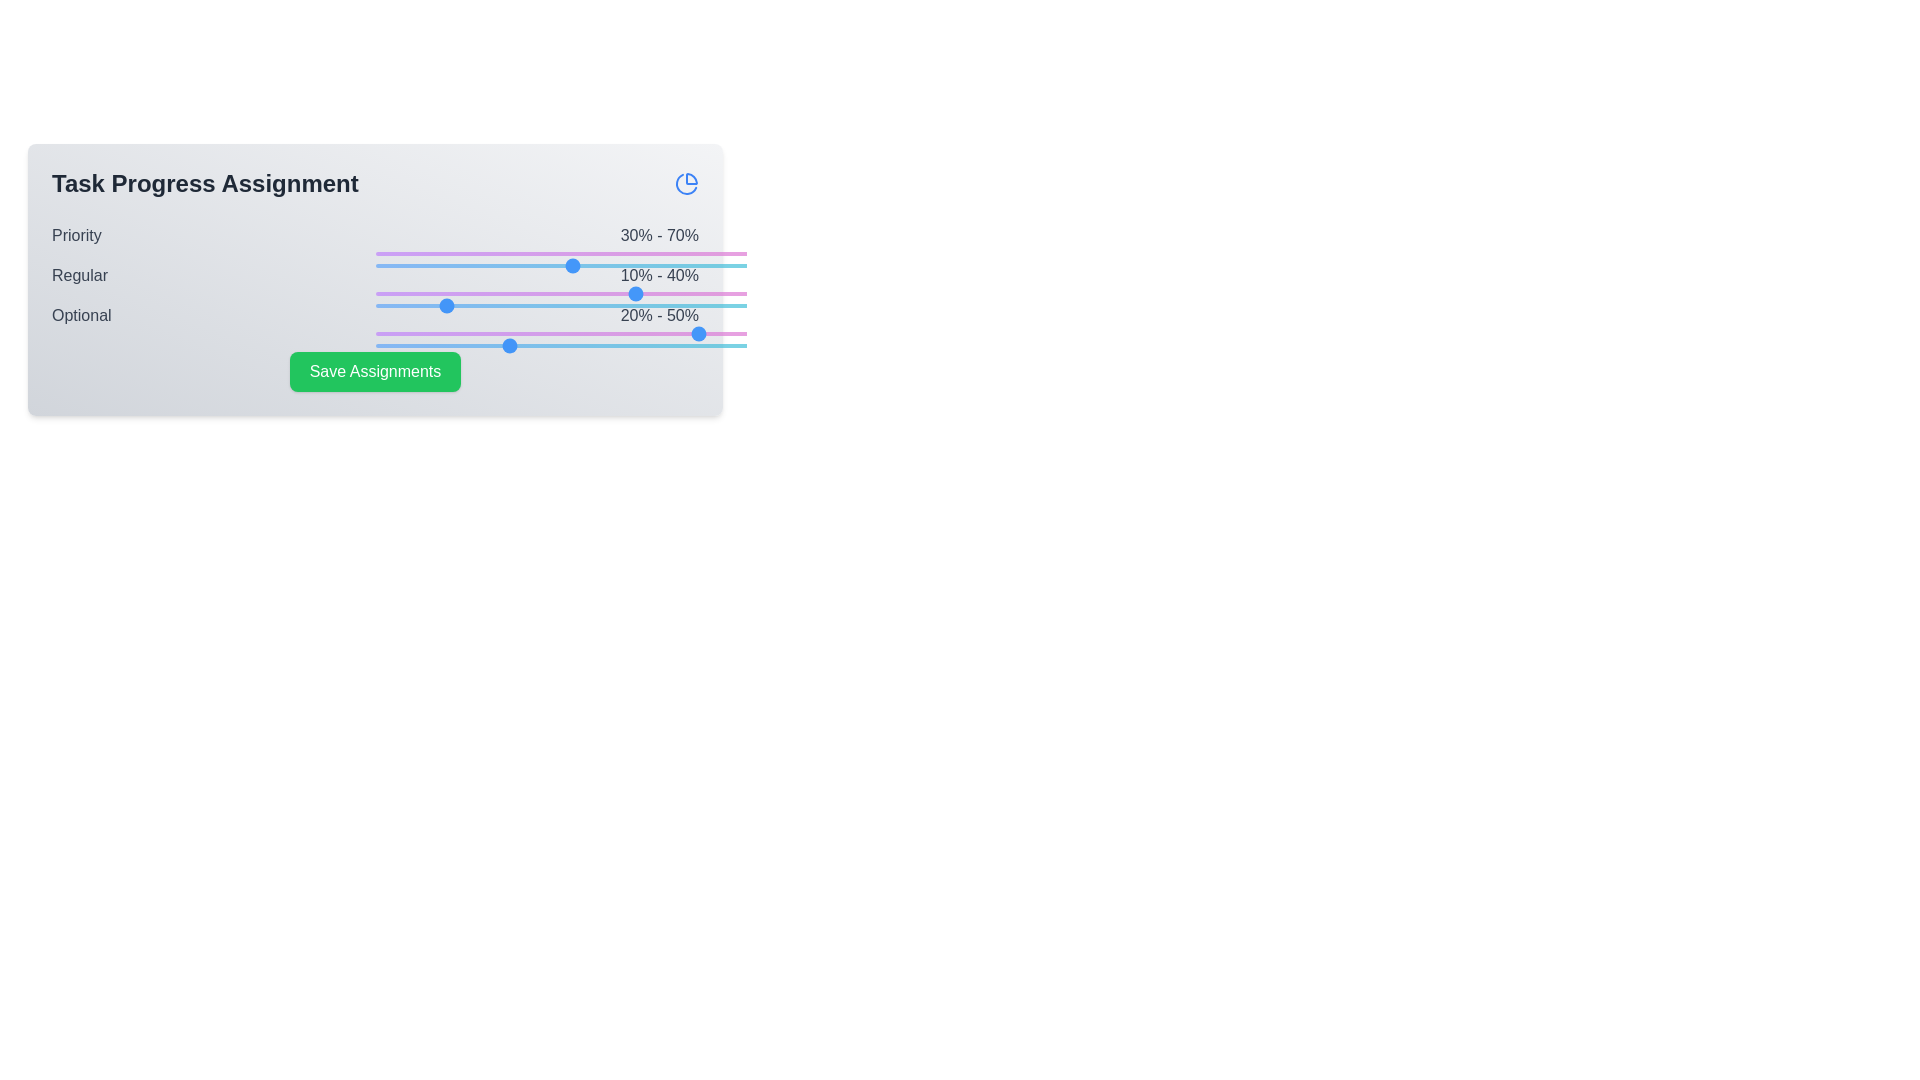 Image resolution: width=1920 pixels, height=1080 pixels. What do you see at coordinates (686, 184) in the screenshot?
I see `the pie chart icon at the top-right corner of the component` at bounding box center [686, 184].